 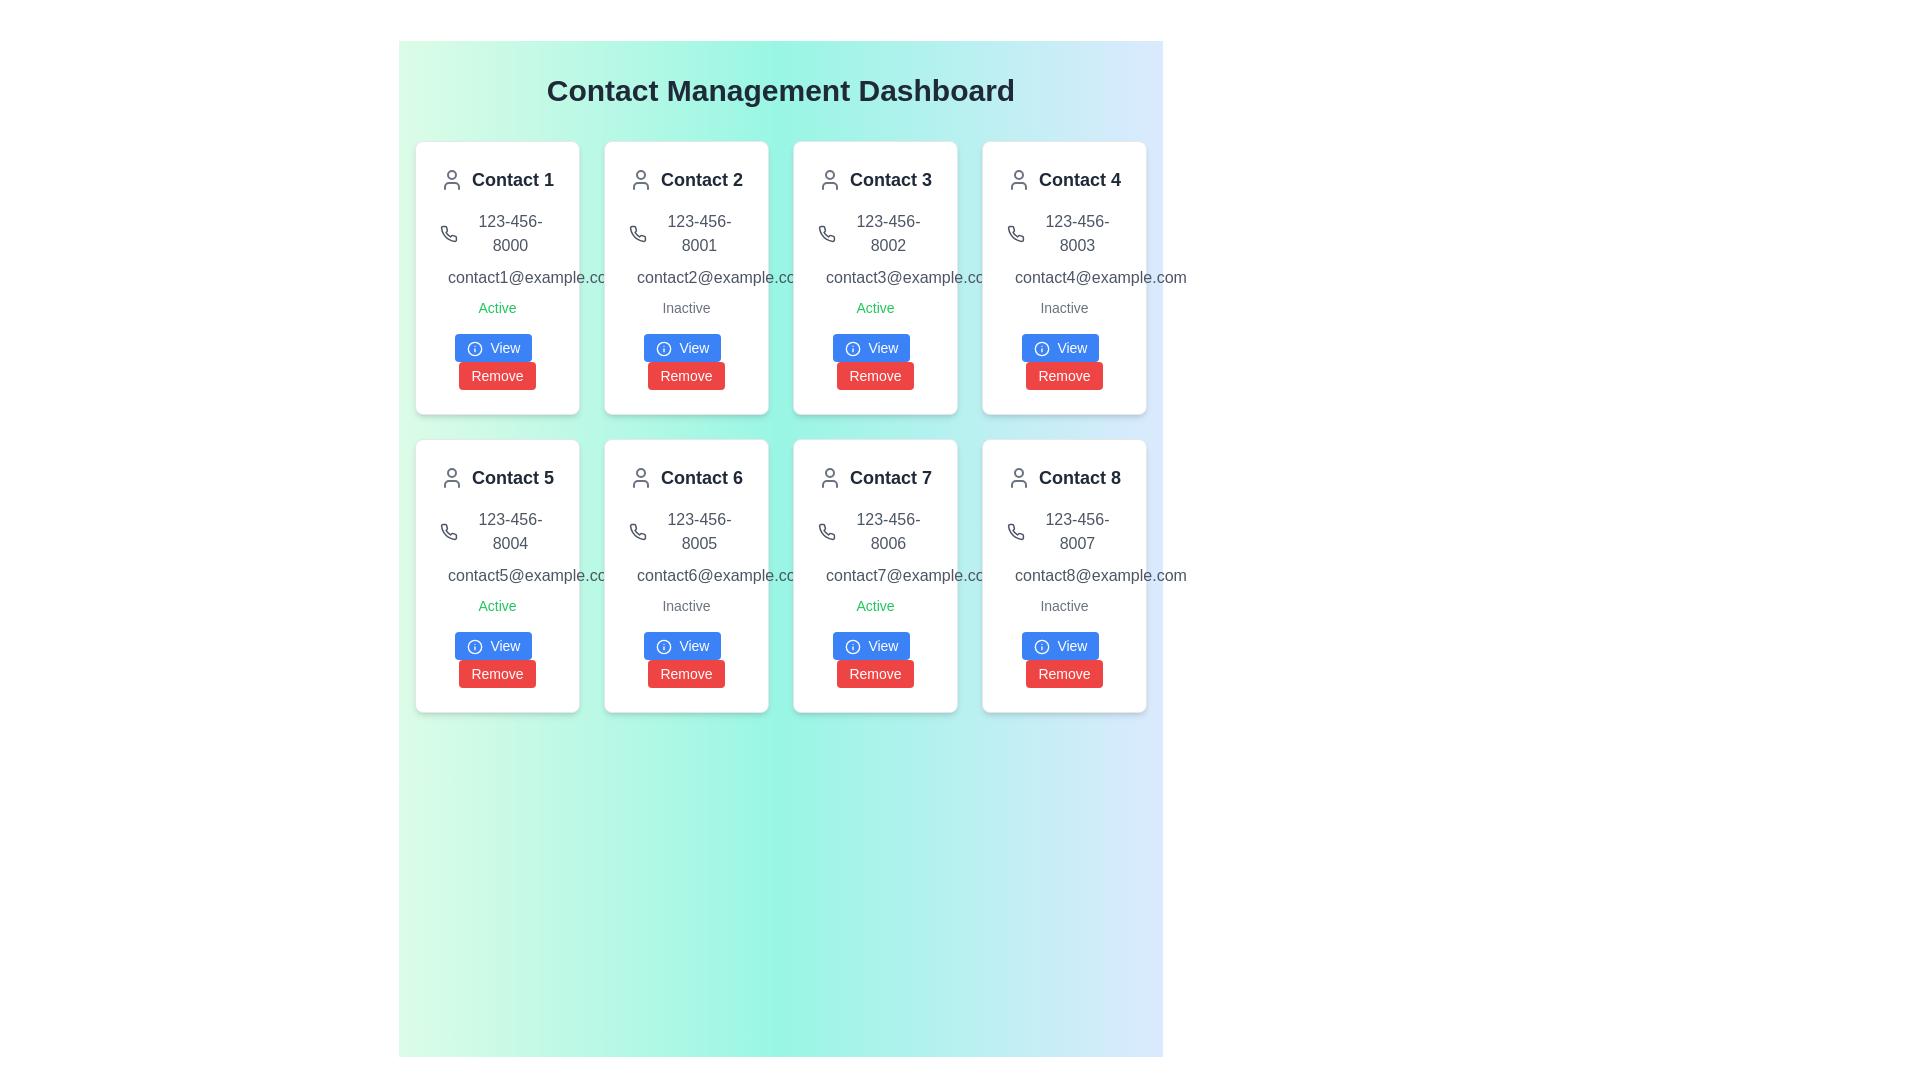 I want to click on the static text label displaying 'Contact 6' in bold dark gray font within the Contact Management Dashboard, so click(x=701, y=478).